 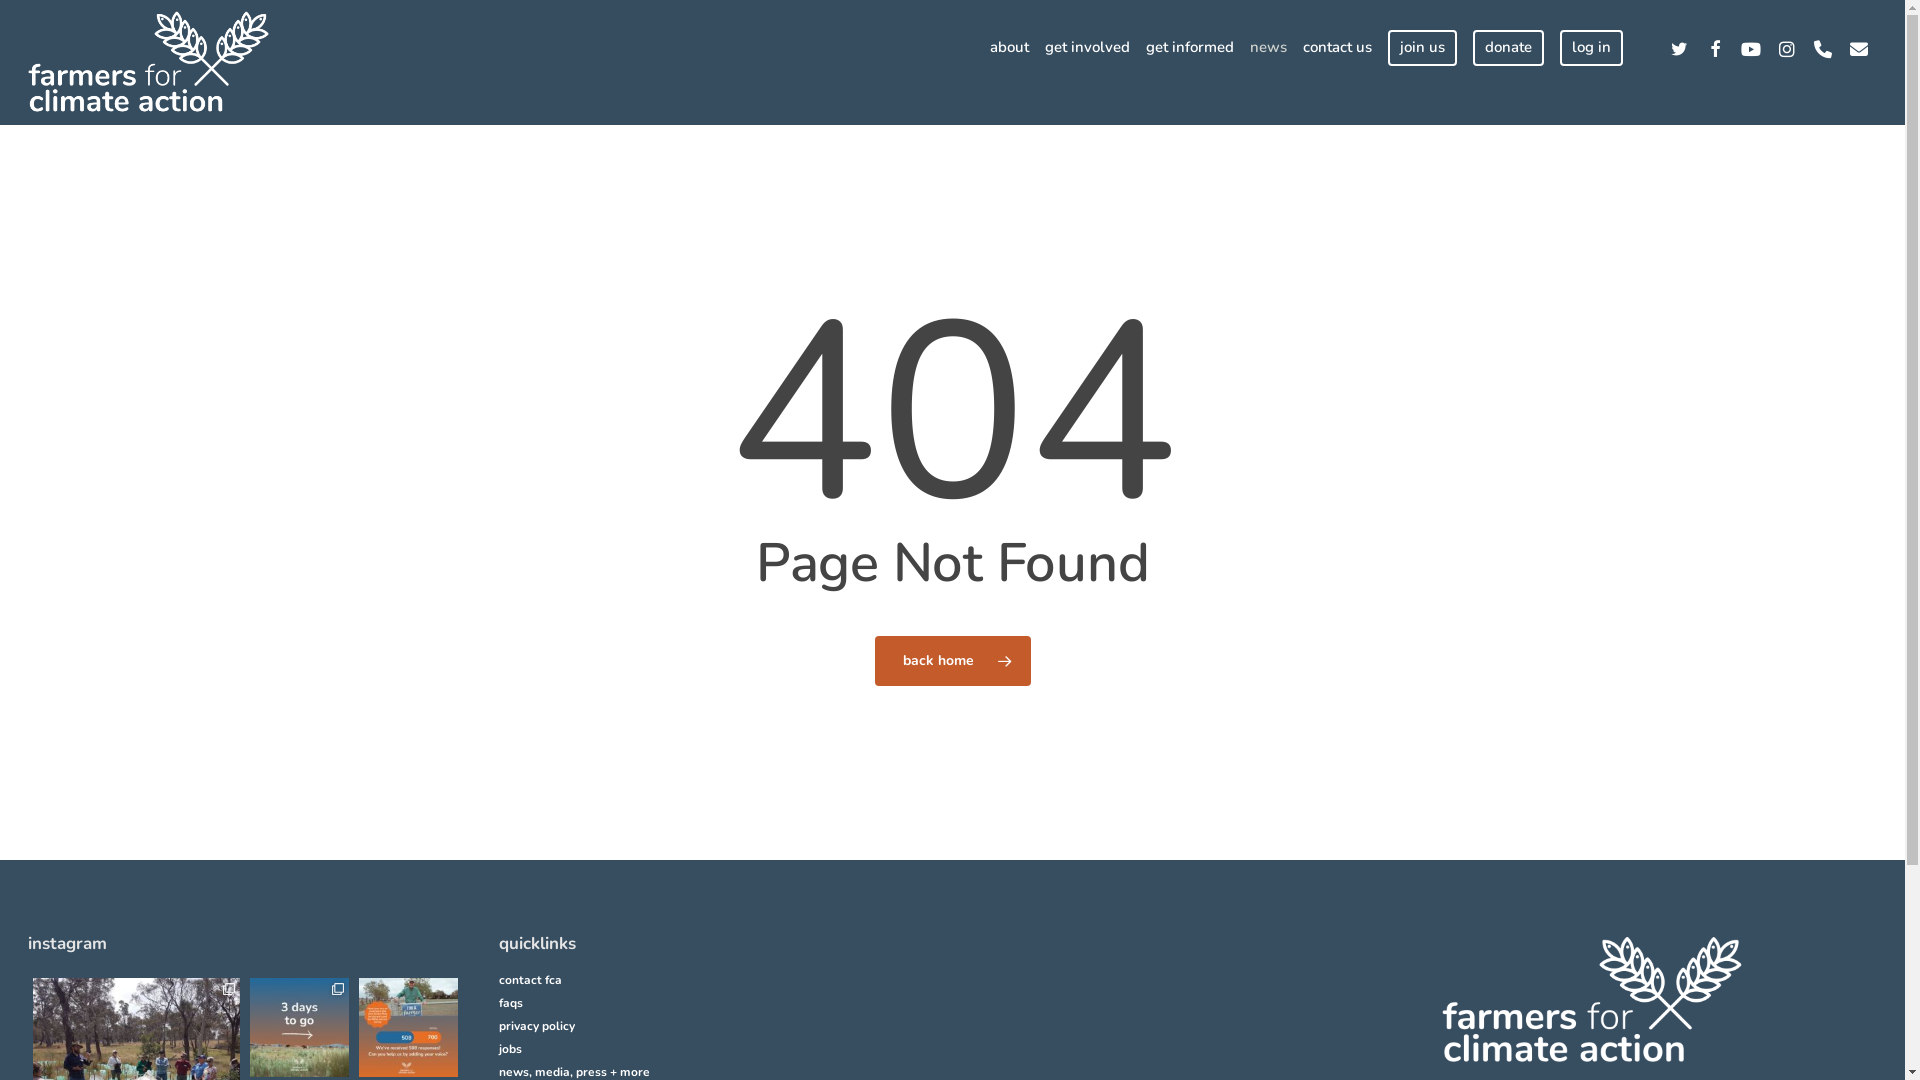 What do you see at coordinates (1786, 46) in the screenshot?
I see `'instagram'` at bounding box center [1786, 46].